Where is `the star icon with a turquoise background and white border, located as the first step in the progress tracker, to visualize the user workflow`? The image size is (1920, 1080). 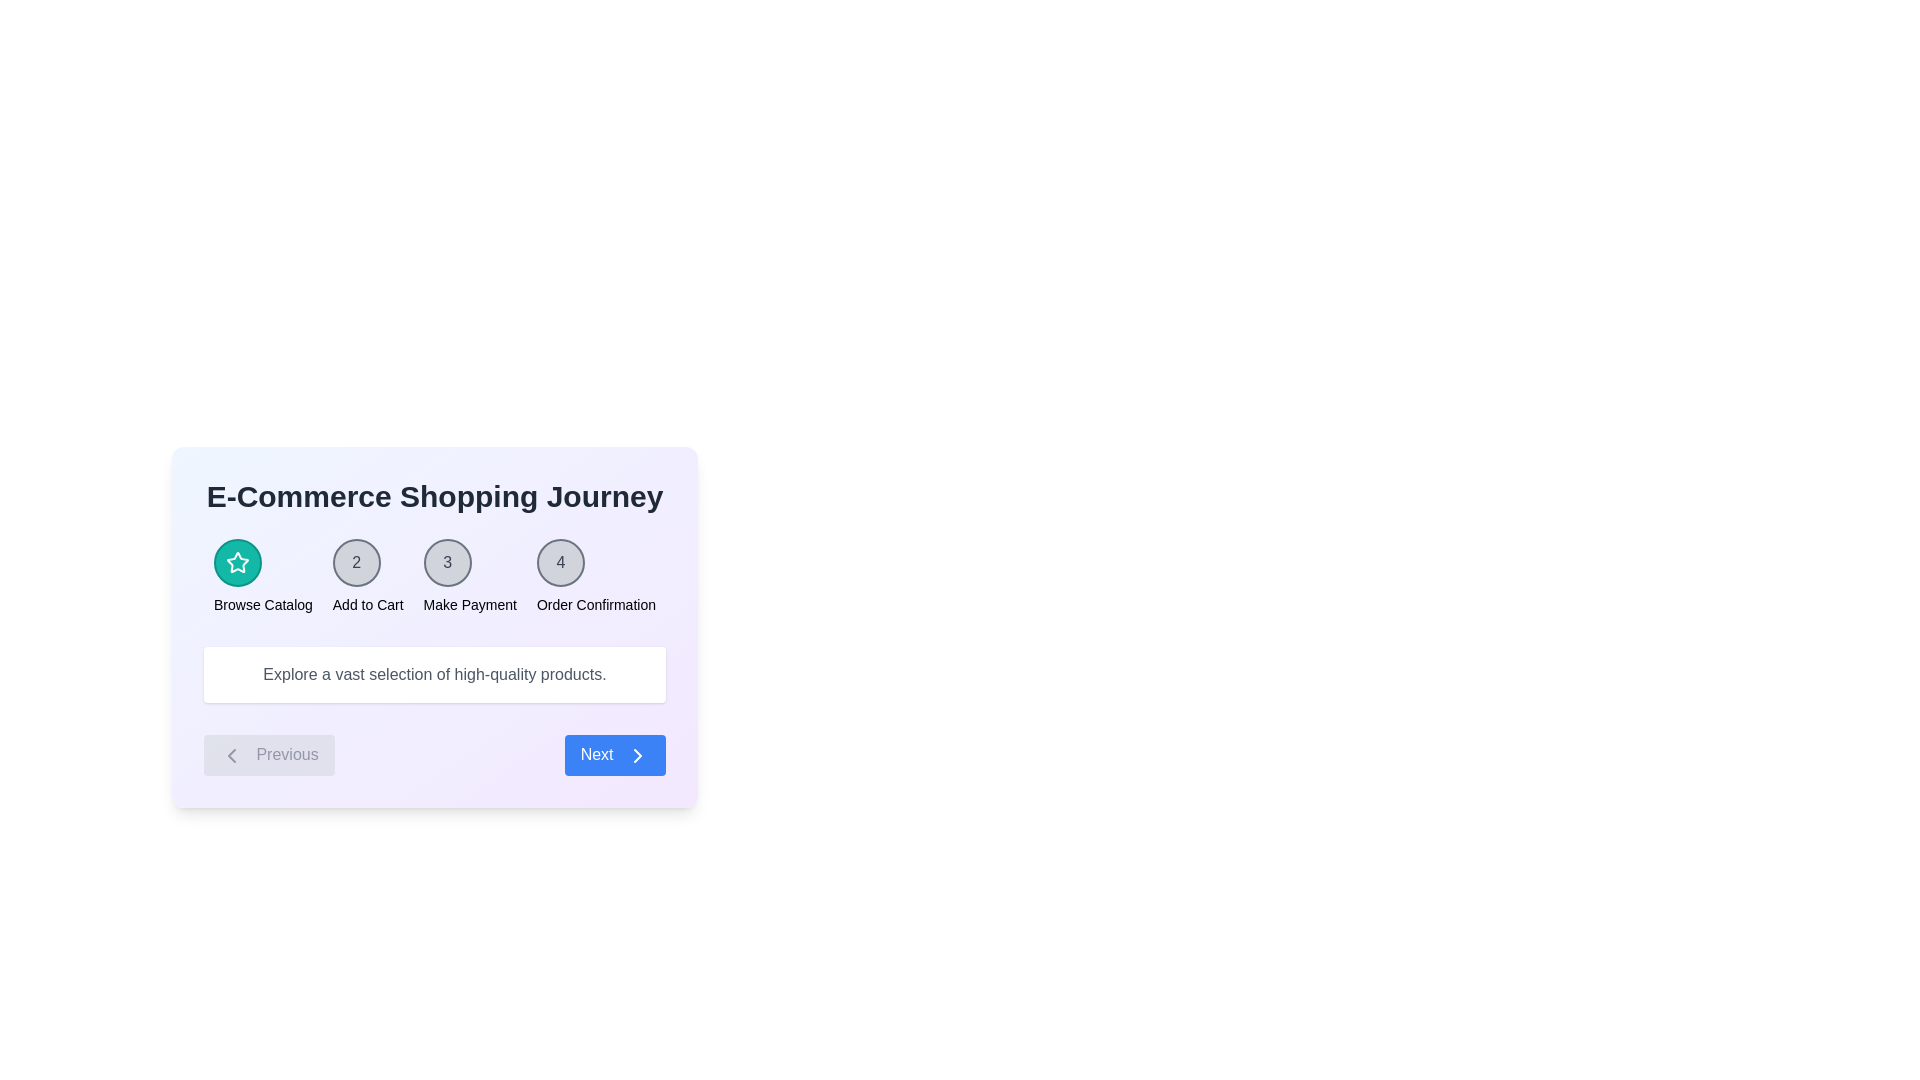
the star icon with a turquoise background and white border, located as the first step in the progress tracker, to visualize the user workflow is located at coordinates (237, 563).